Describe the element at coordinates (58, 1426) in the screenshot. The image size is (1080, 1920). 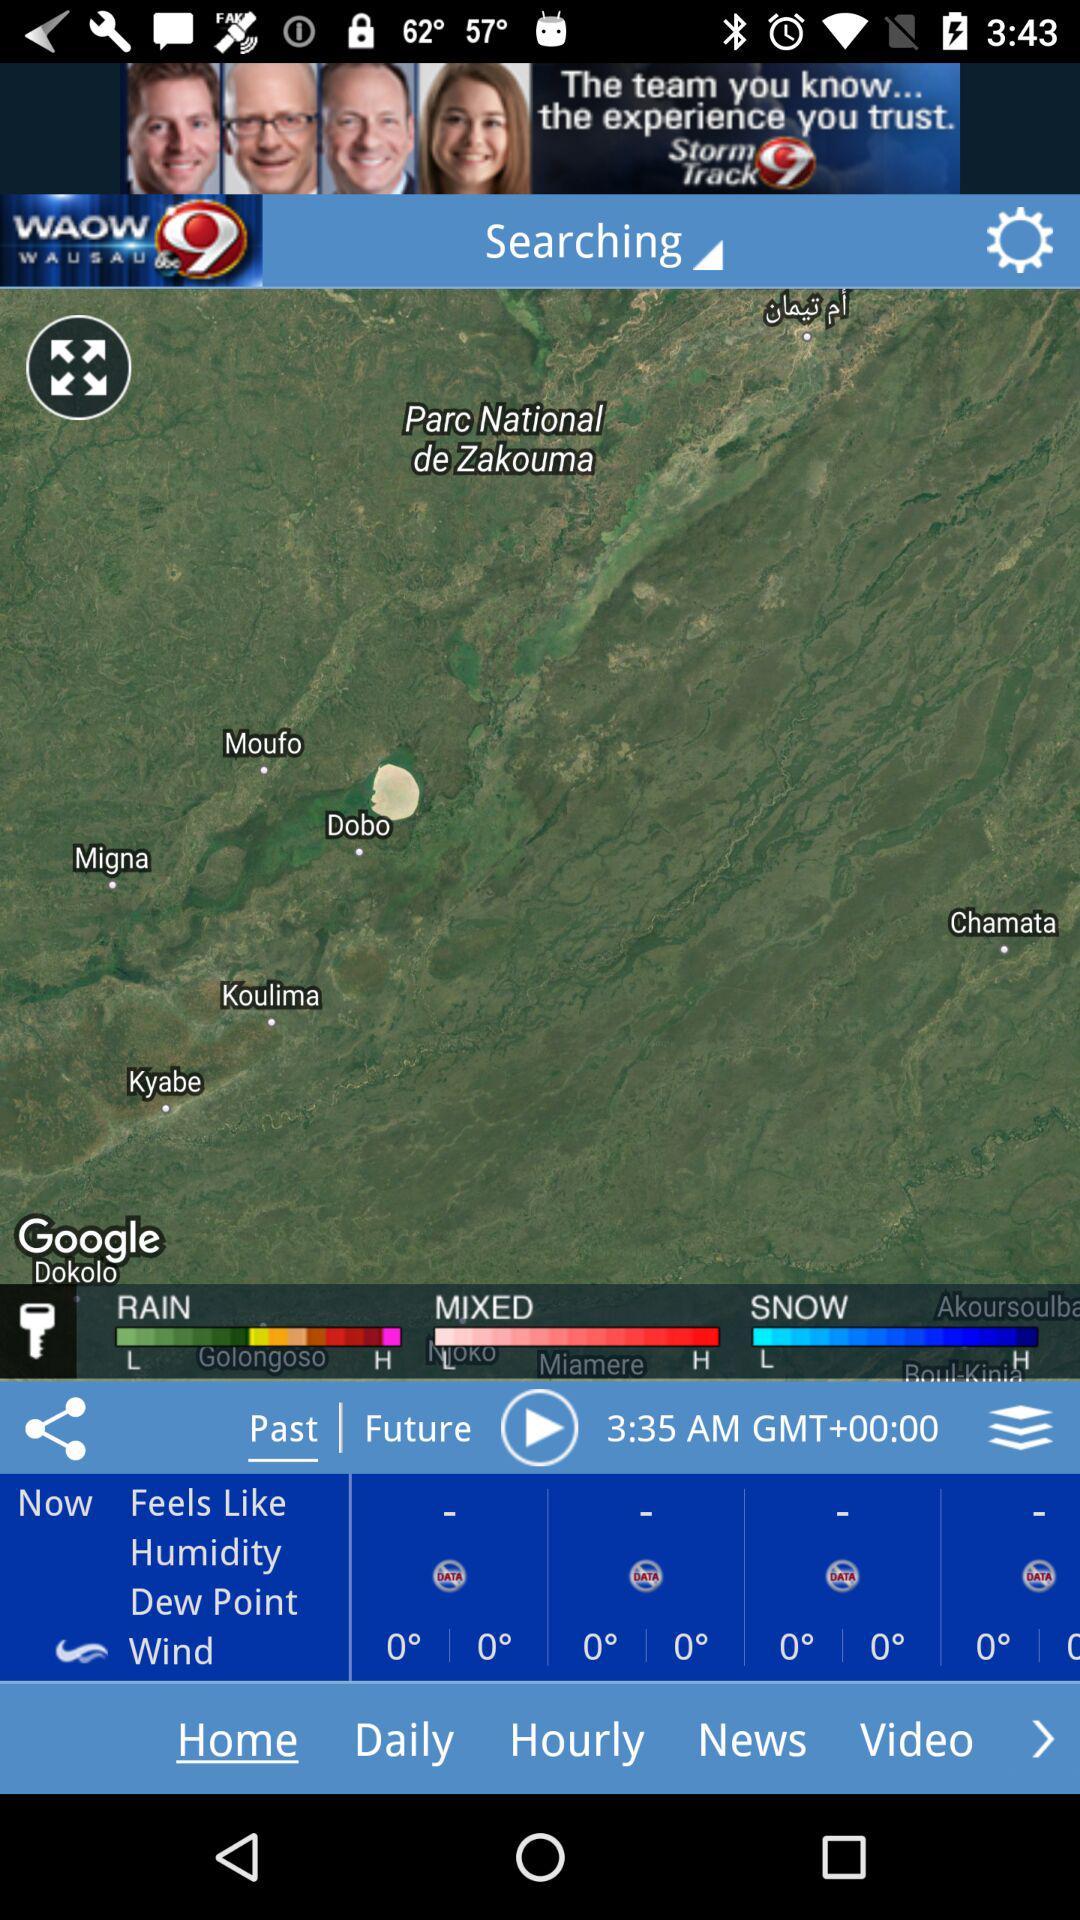
I see `the share icon` at that location.